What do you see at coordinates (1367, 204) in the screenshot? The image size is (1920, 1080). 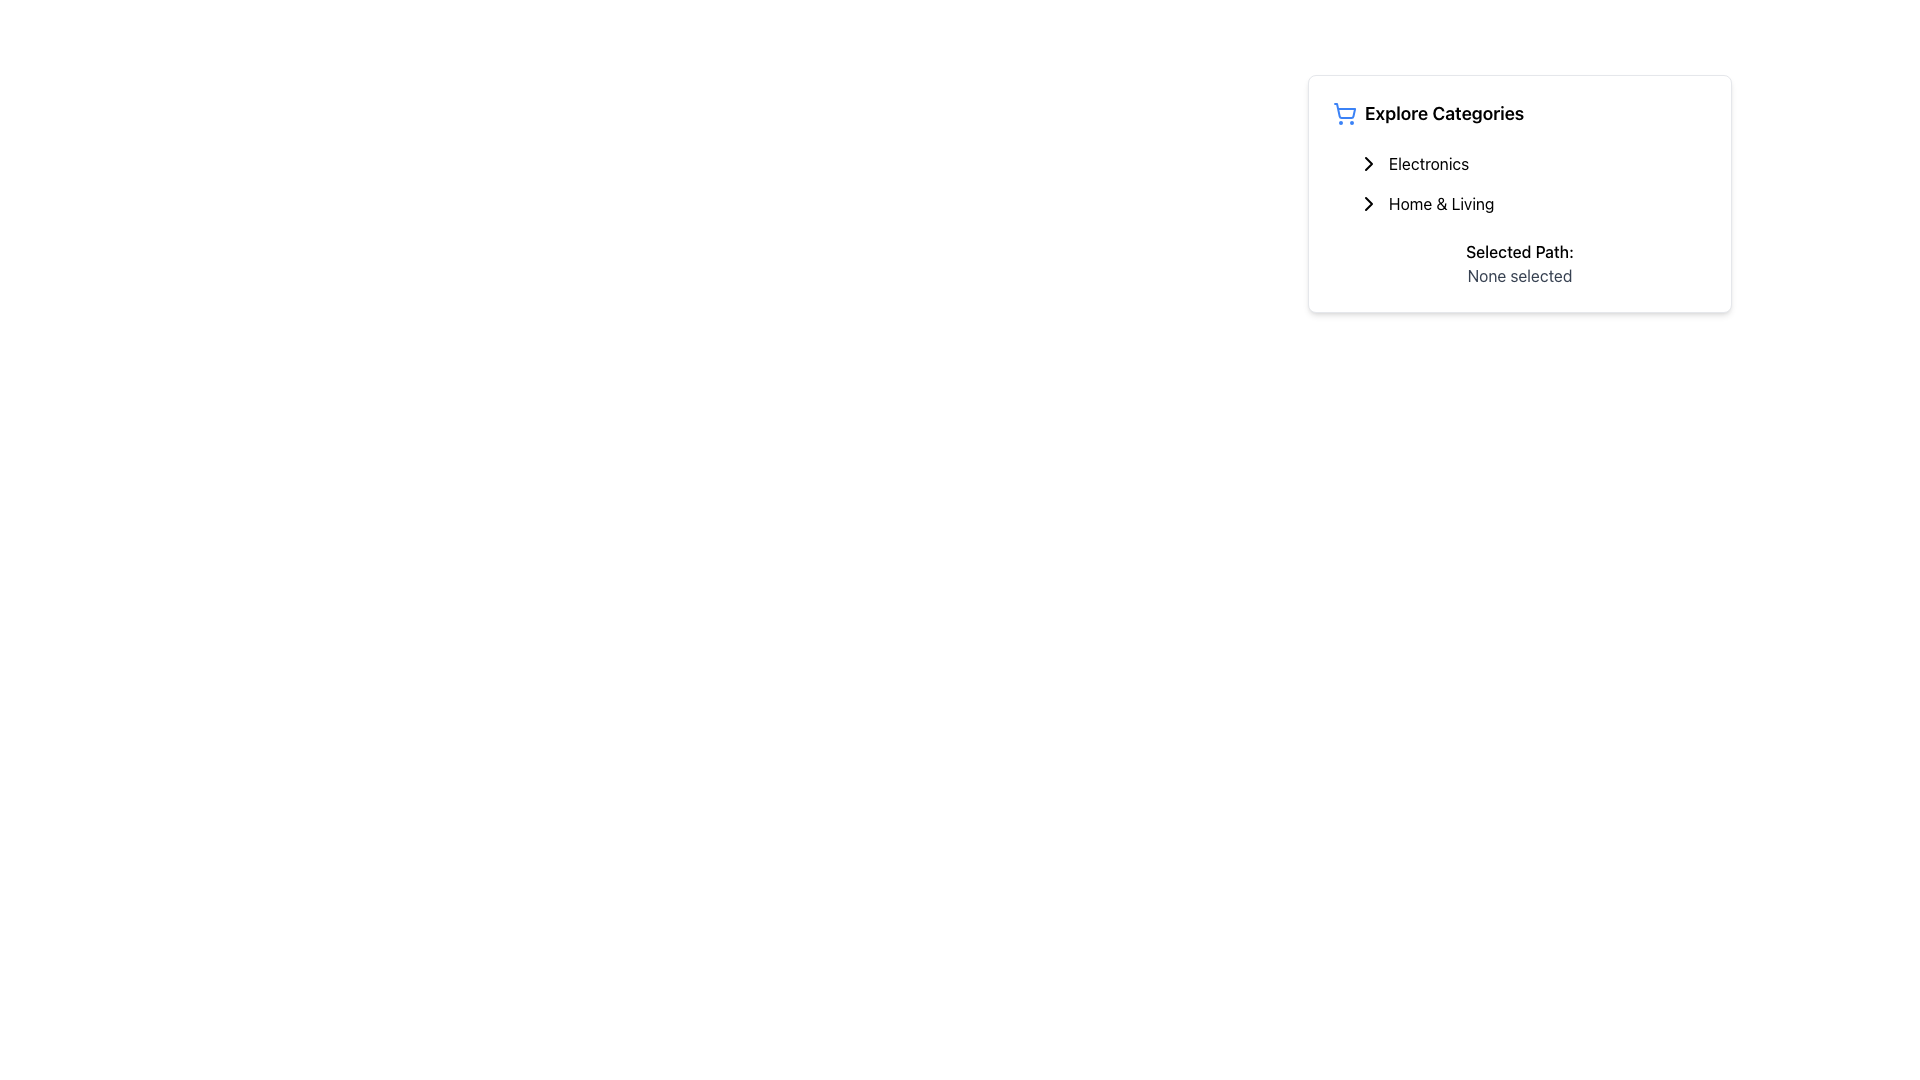 I see `the rightward-pointing chevron icon located to the left of the 'Home & Living' text` at bounding box center [1367, 204].